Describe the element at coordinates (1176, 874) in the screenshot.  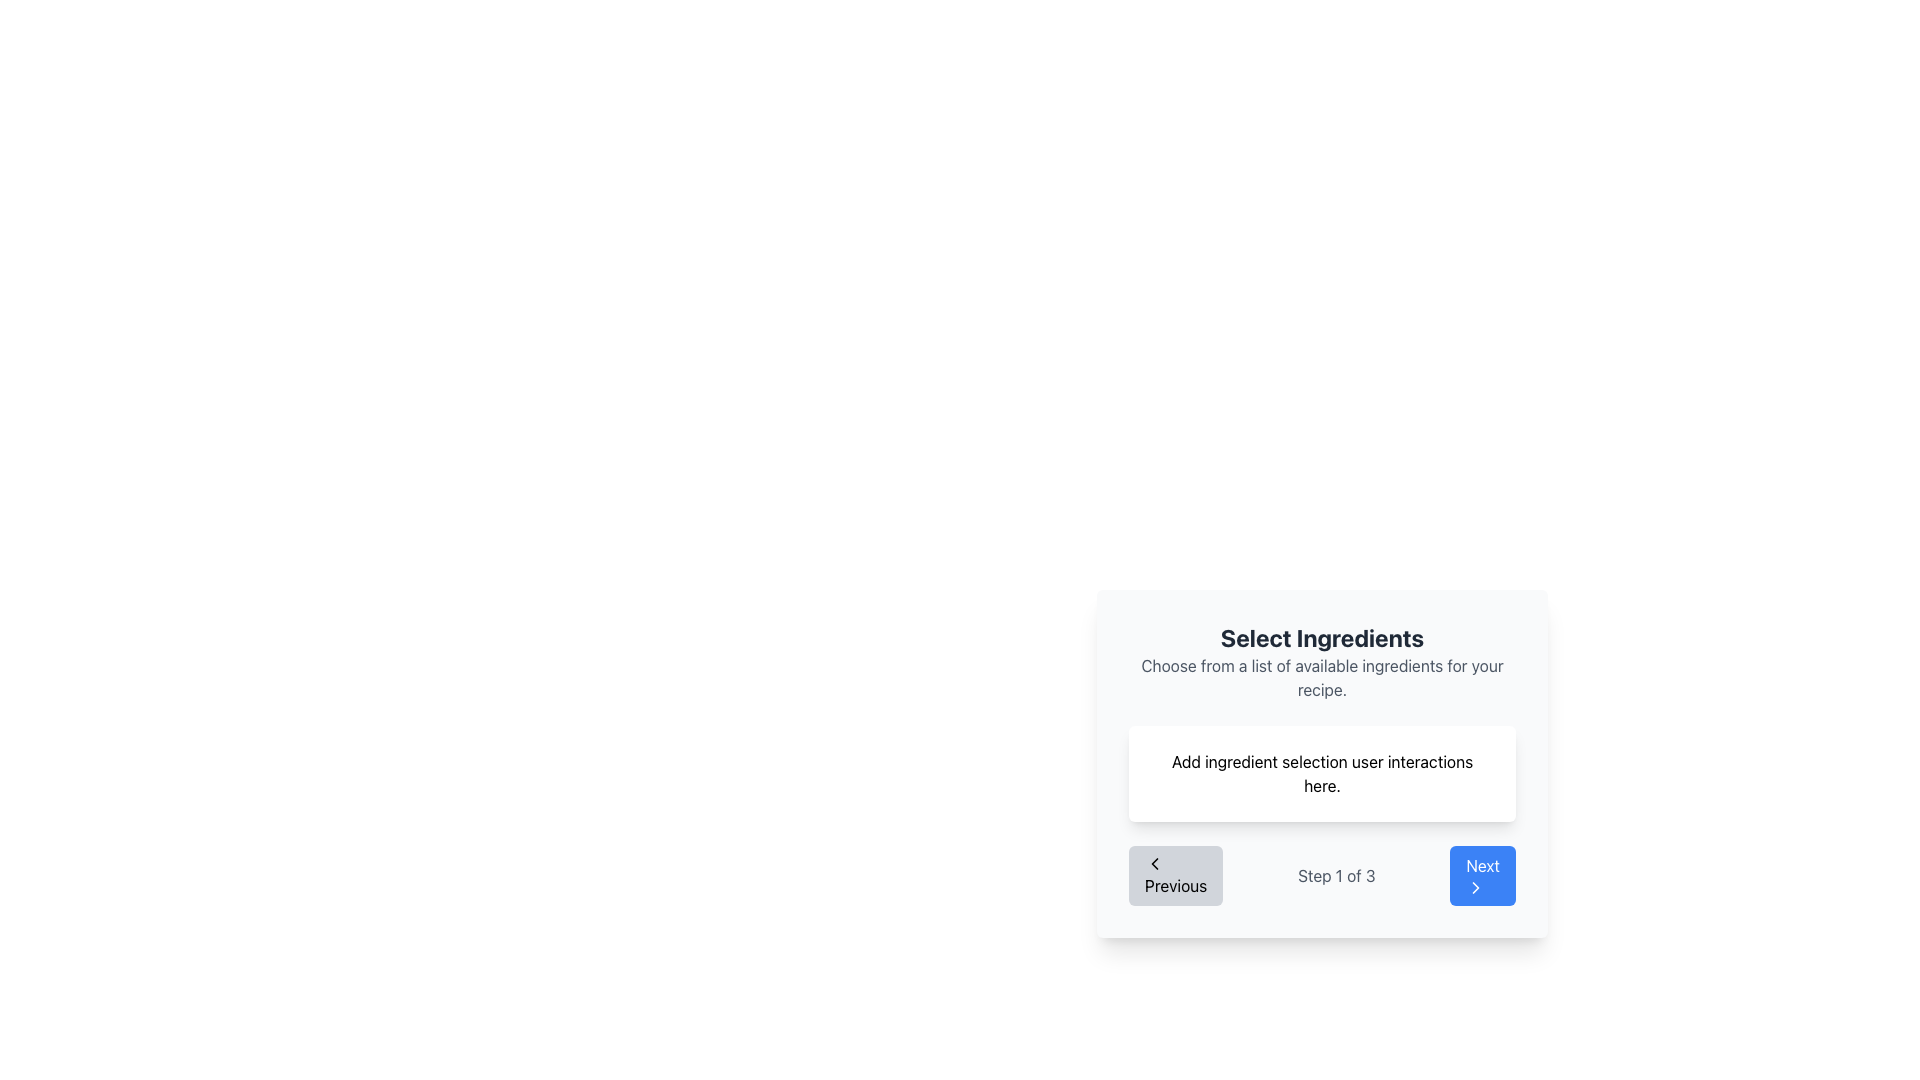
I see `the disabled navigation button located to the left of the 'Step 1 of 3' text and the 'Next' button in the pagination interface` at that location.